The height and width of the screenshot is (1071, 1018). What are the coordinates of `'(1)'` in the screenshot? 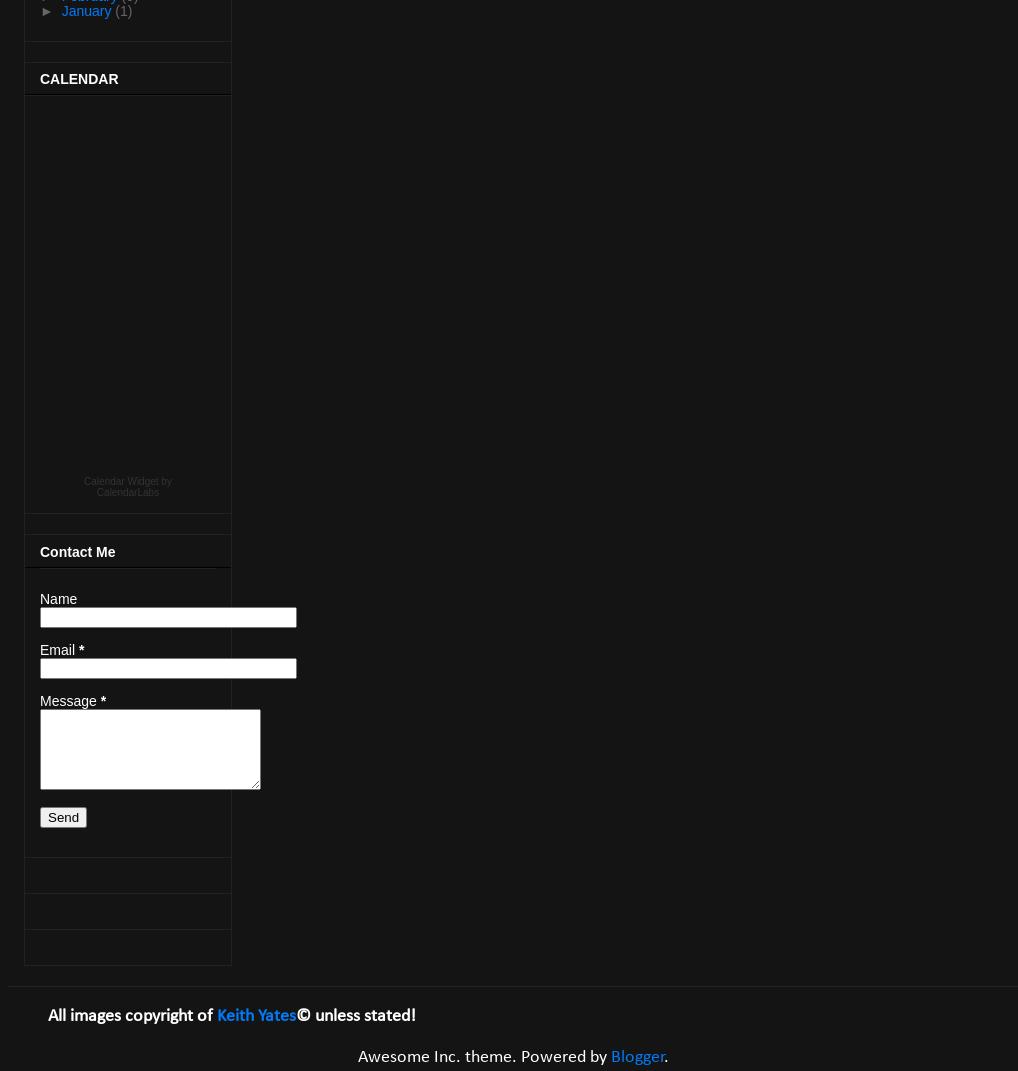 It's located at (114, 8).